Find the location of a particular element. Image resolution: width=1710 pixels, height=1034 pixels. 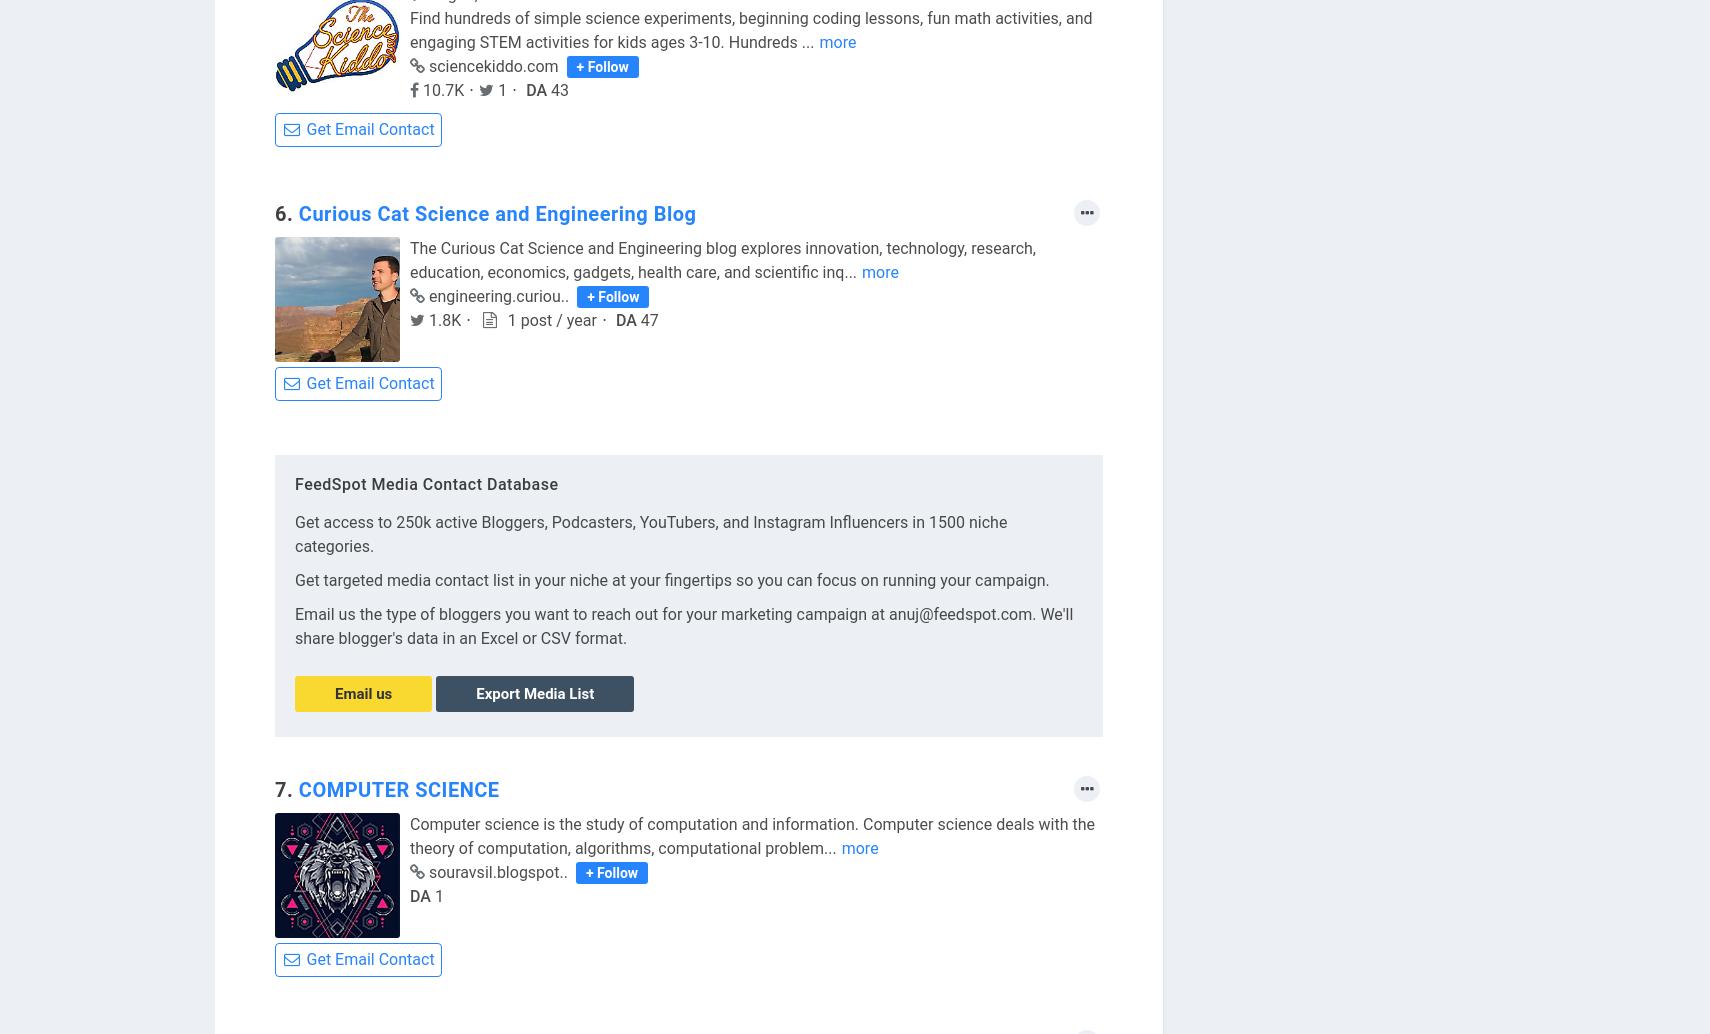

'6.' is located at coordinates (285, 214).